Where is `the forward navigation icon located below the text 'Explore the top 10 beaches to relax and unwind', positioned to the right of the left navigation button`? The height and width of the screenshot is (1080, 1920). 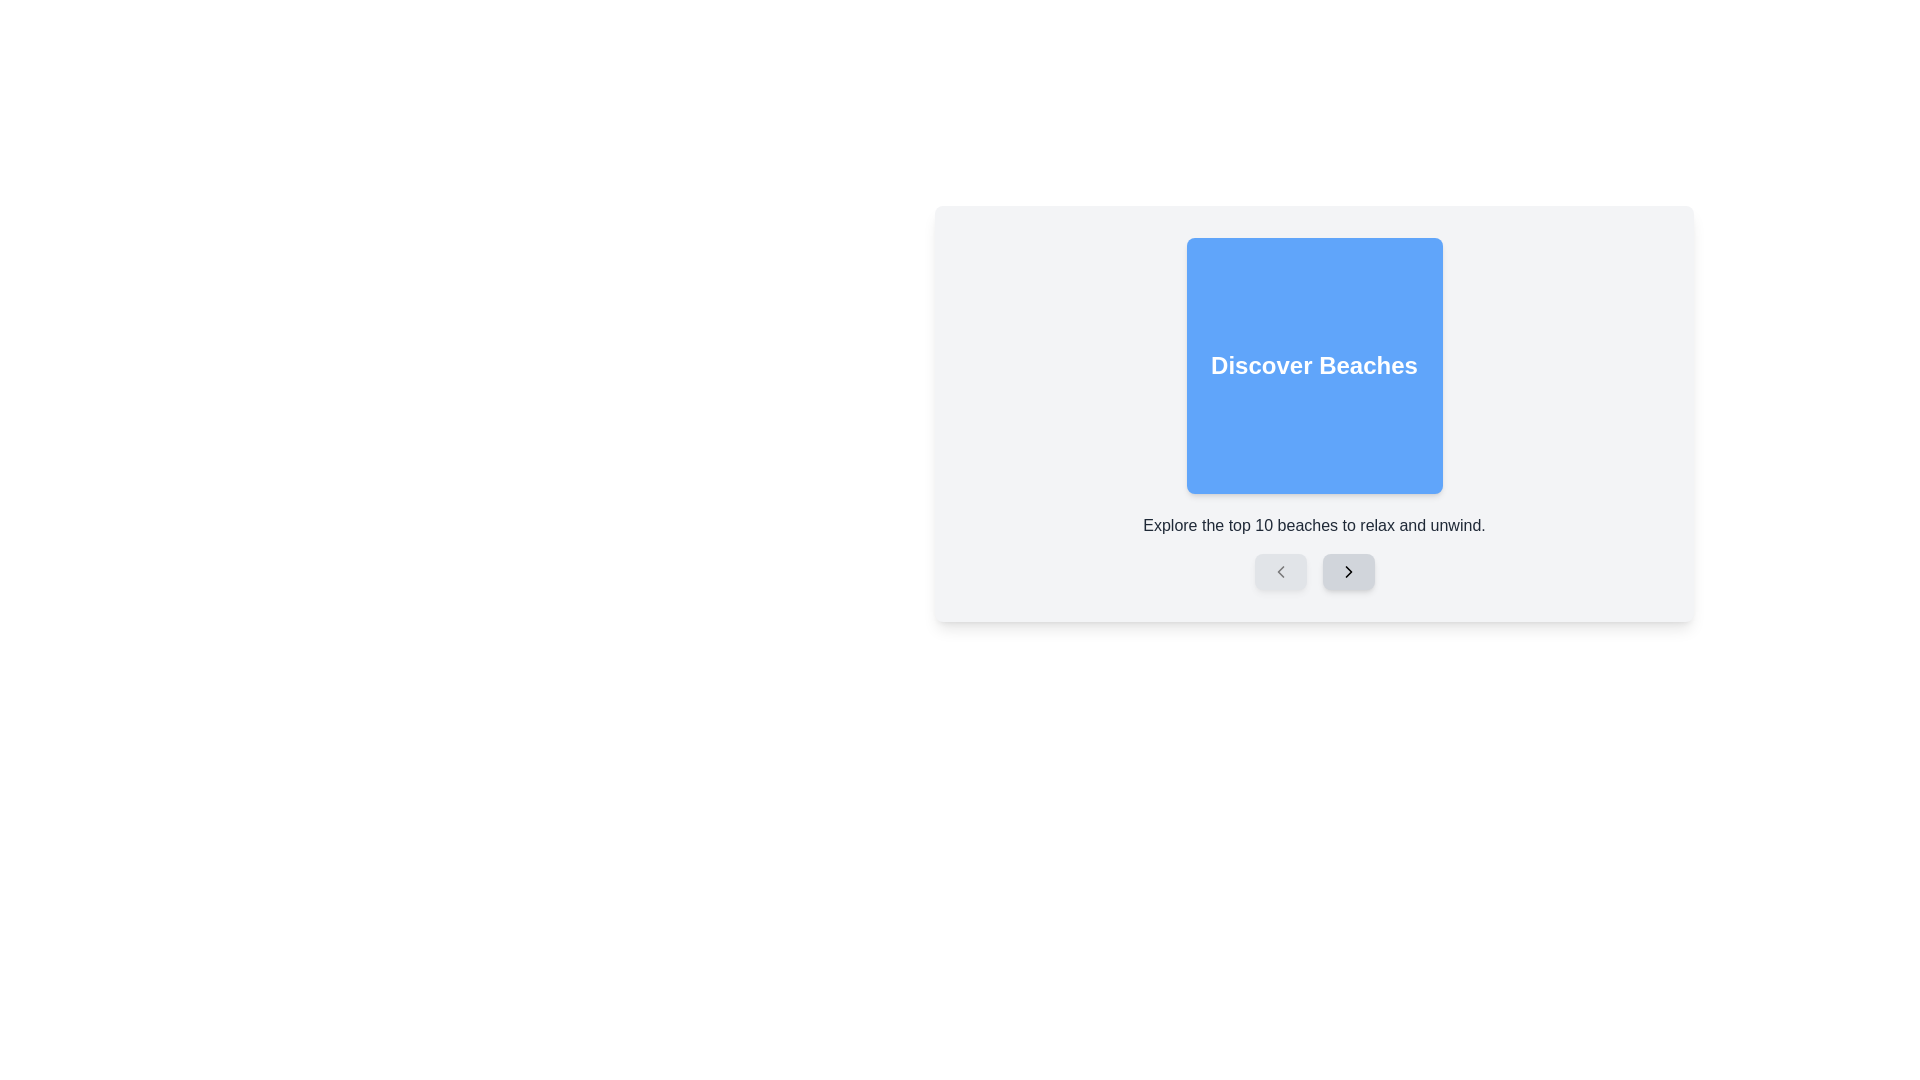 the forward navigation icon located below the text 'Explore the top 10 beaches to relax and unwind', positioned to the right of the left navigation button is located at coordinates (1348, 571).